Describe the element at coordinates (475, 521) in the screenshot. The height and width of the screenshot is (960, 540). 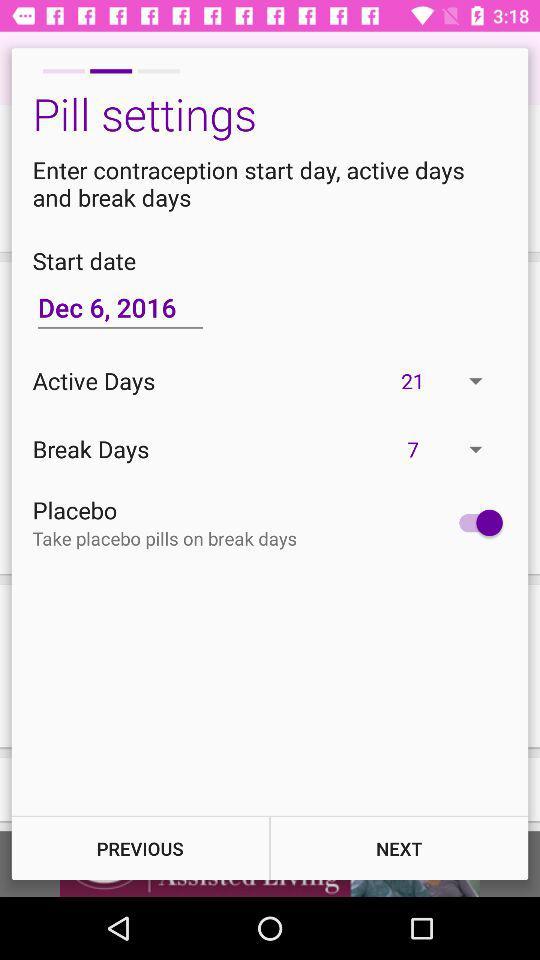
I see `switch autoplay` at that location.